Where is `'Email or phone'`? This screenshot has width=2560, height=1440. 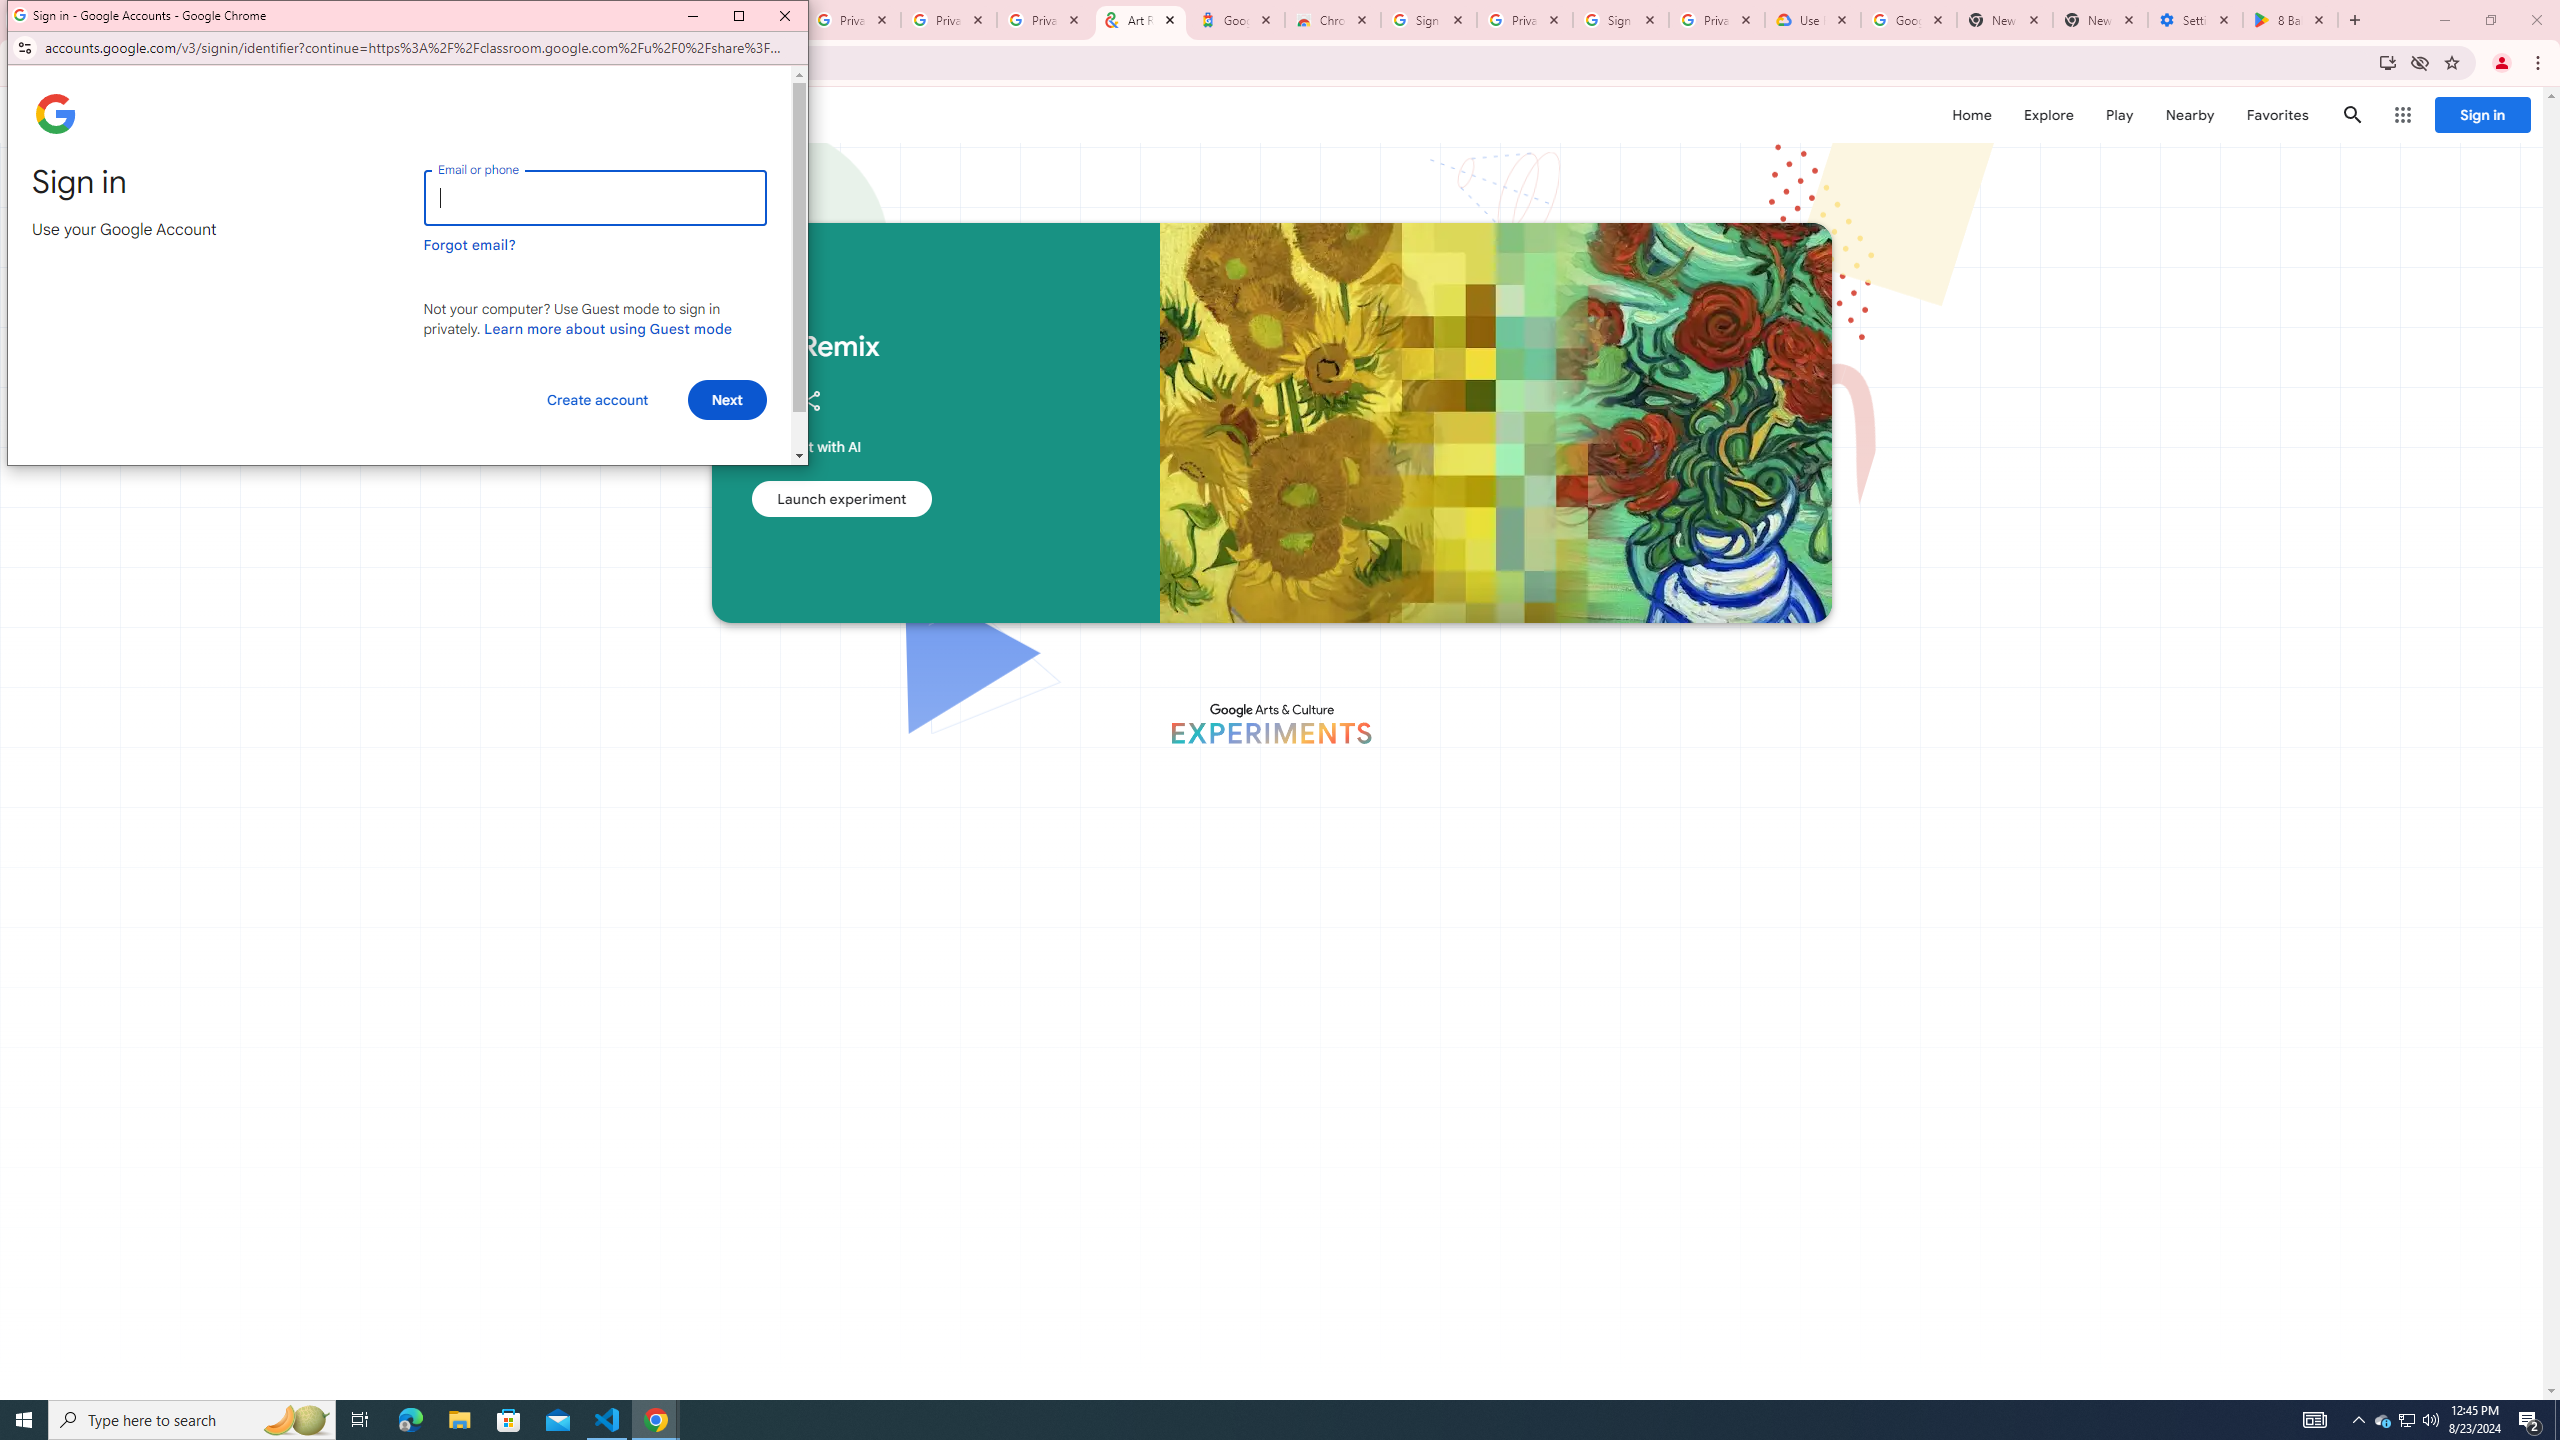
'Email or phone' is located at coordinates (595, 198).